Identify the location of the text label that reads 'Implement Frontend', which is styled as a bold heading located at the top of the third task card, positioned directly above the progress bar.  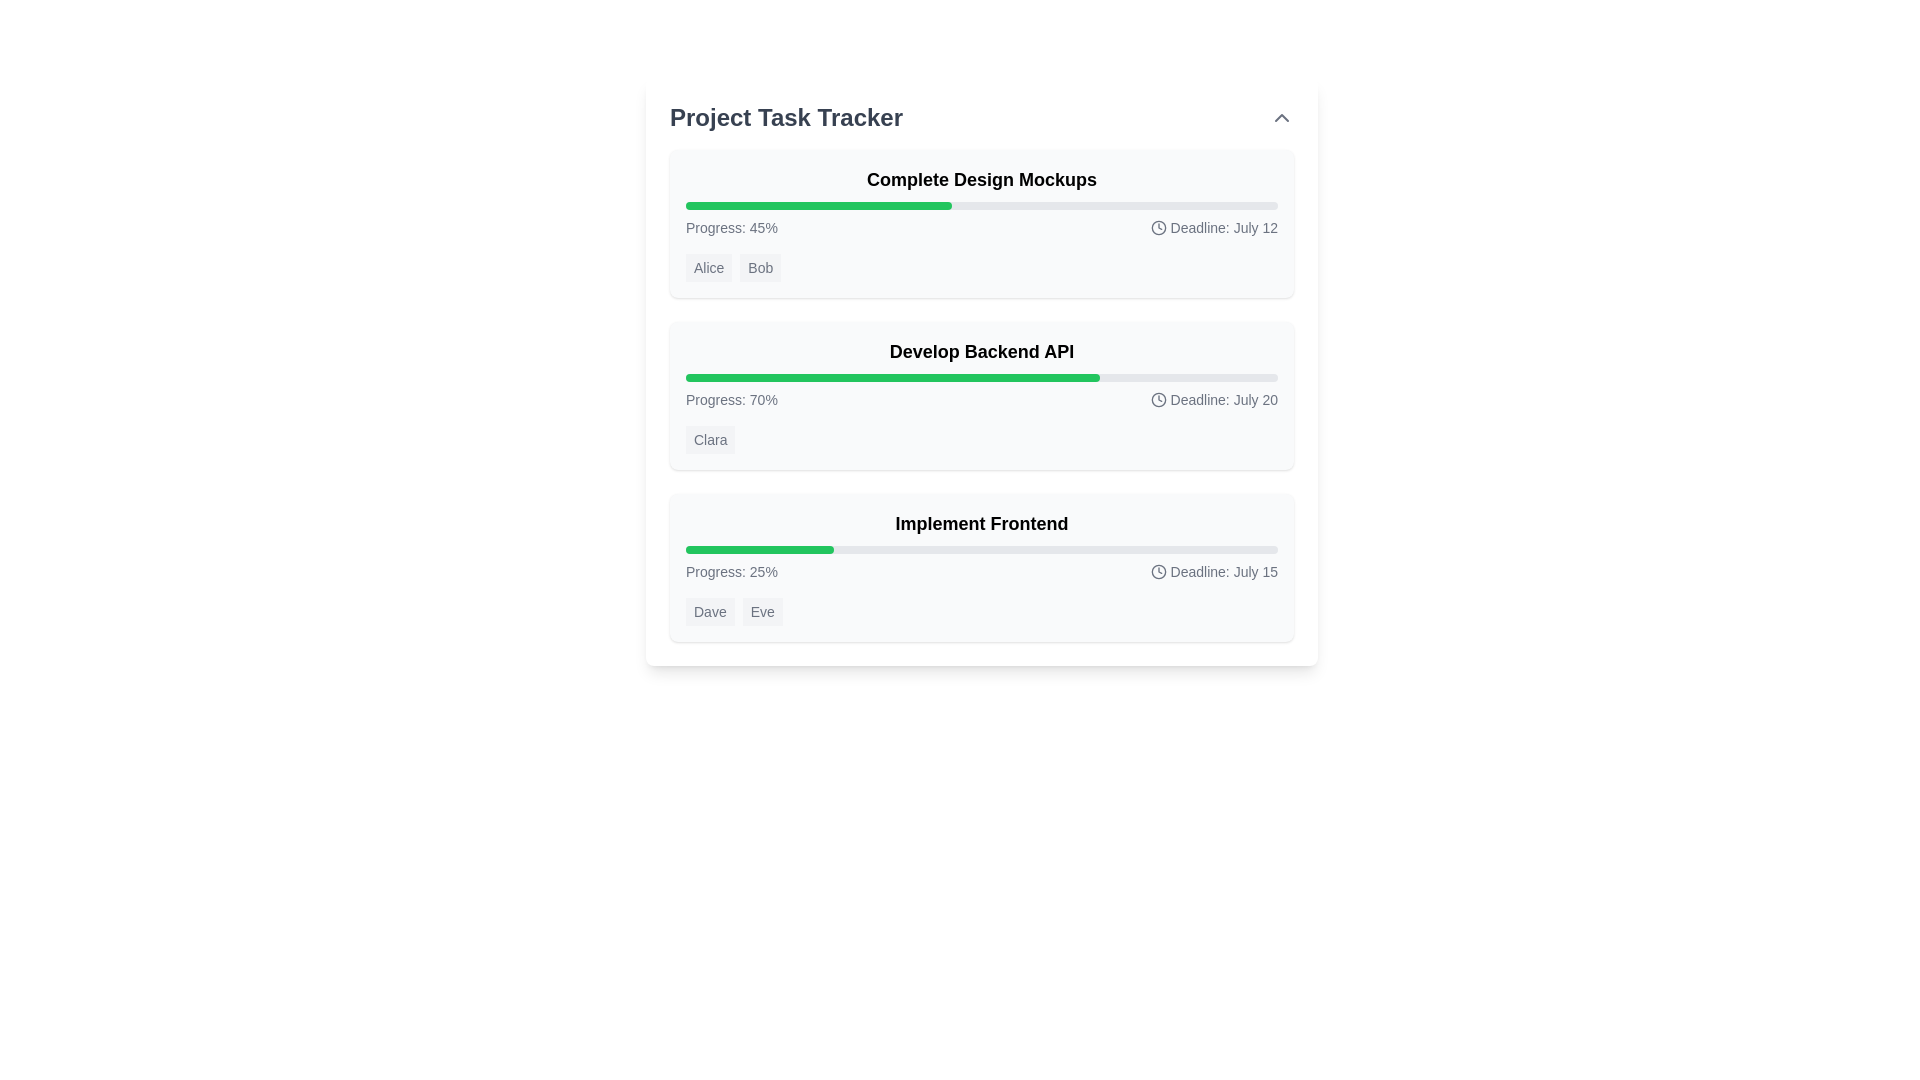
(982, 523).